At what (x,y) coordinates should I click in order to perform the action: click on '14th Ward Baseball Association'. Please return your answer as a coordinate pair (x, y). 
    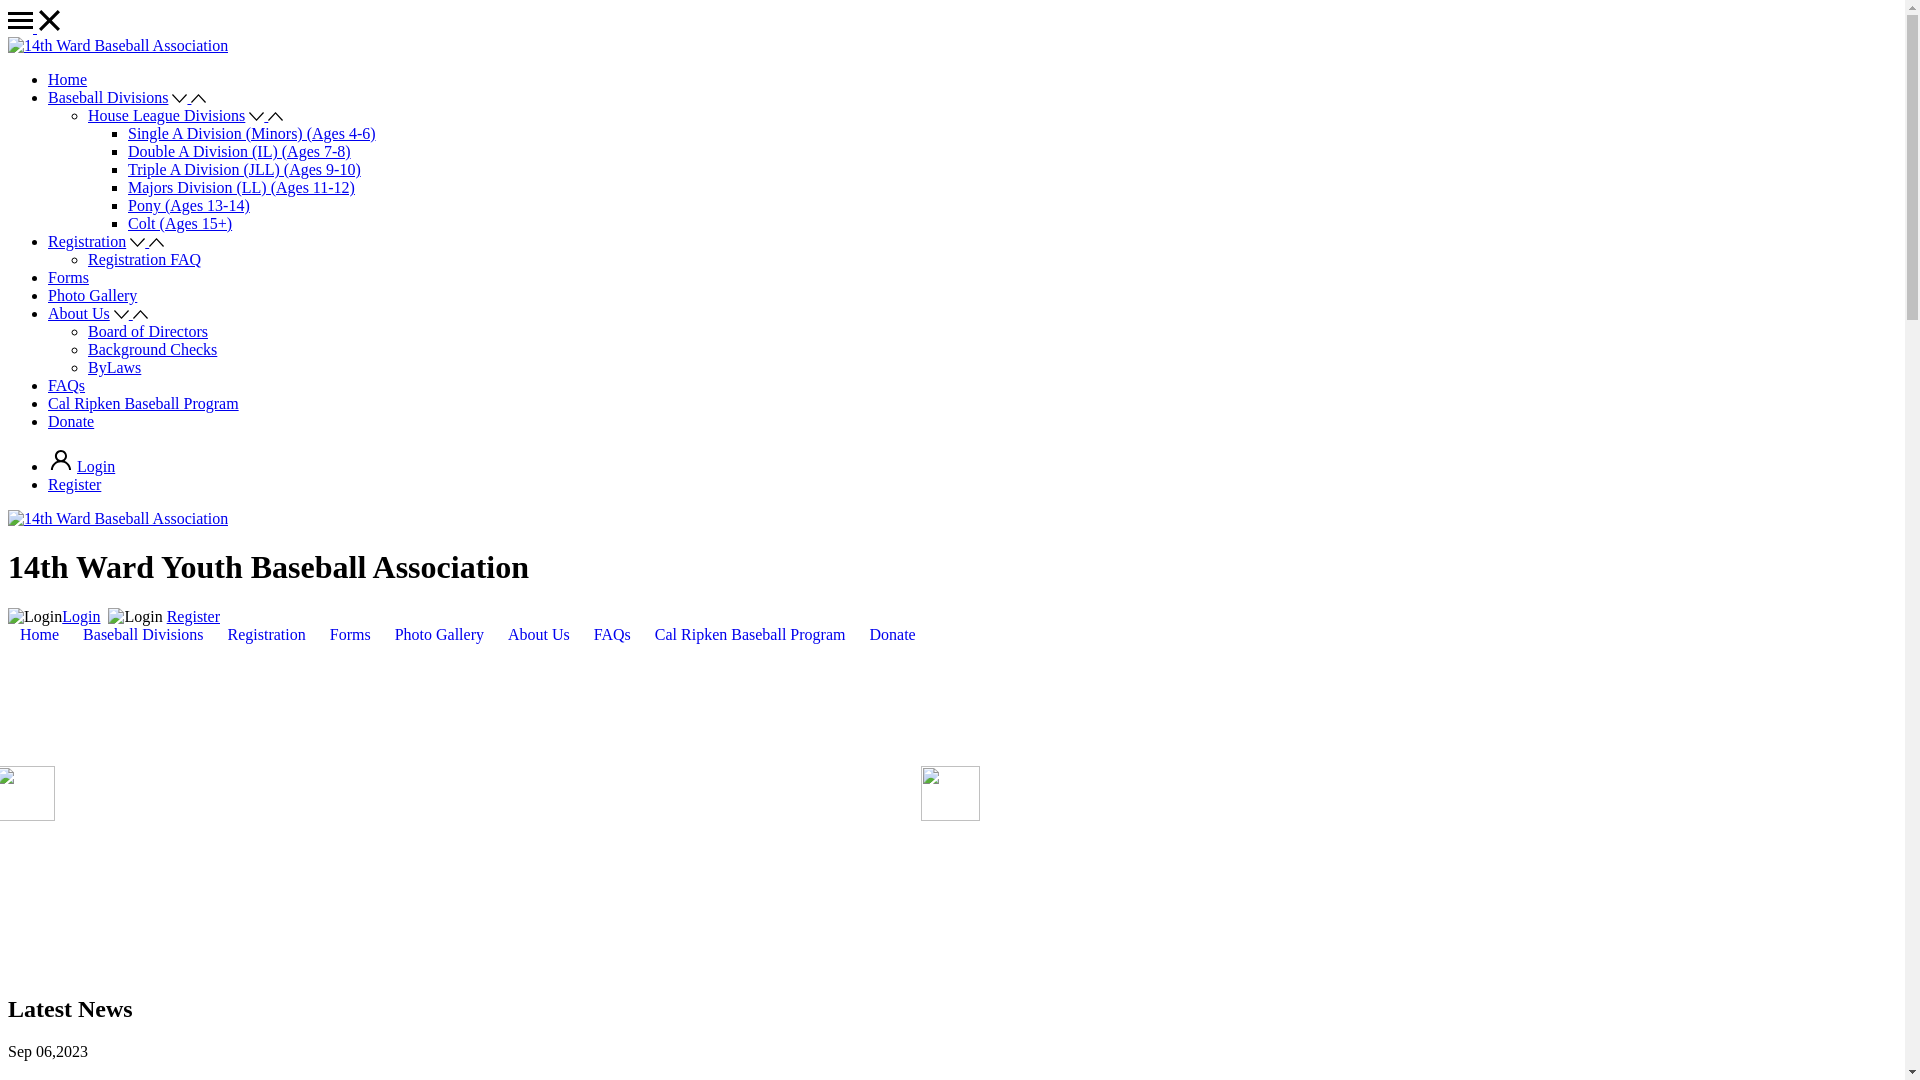
    Looking at the image, I should click on (117, 517).